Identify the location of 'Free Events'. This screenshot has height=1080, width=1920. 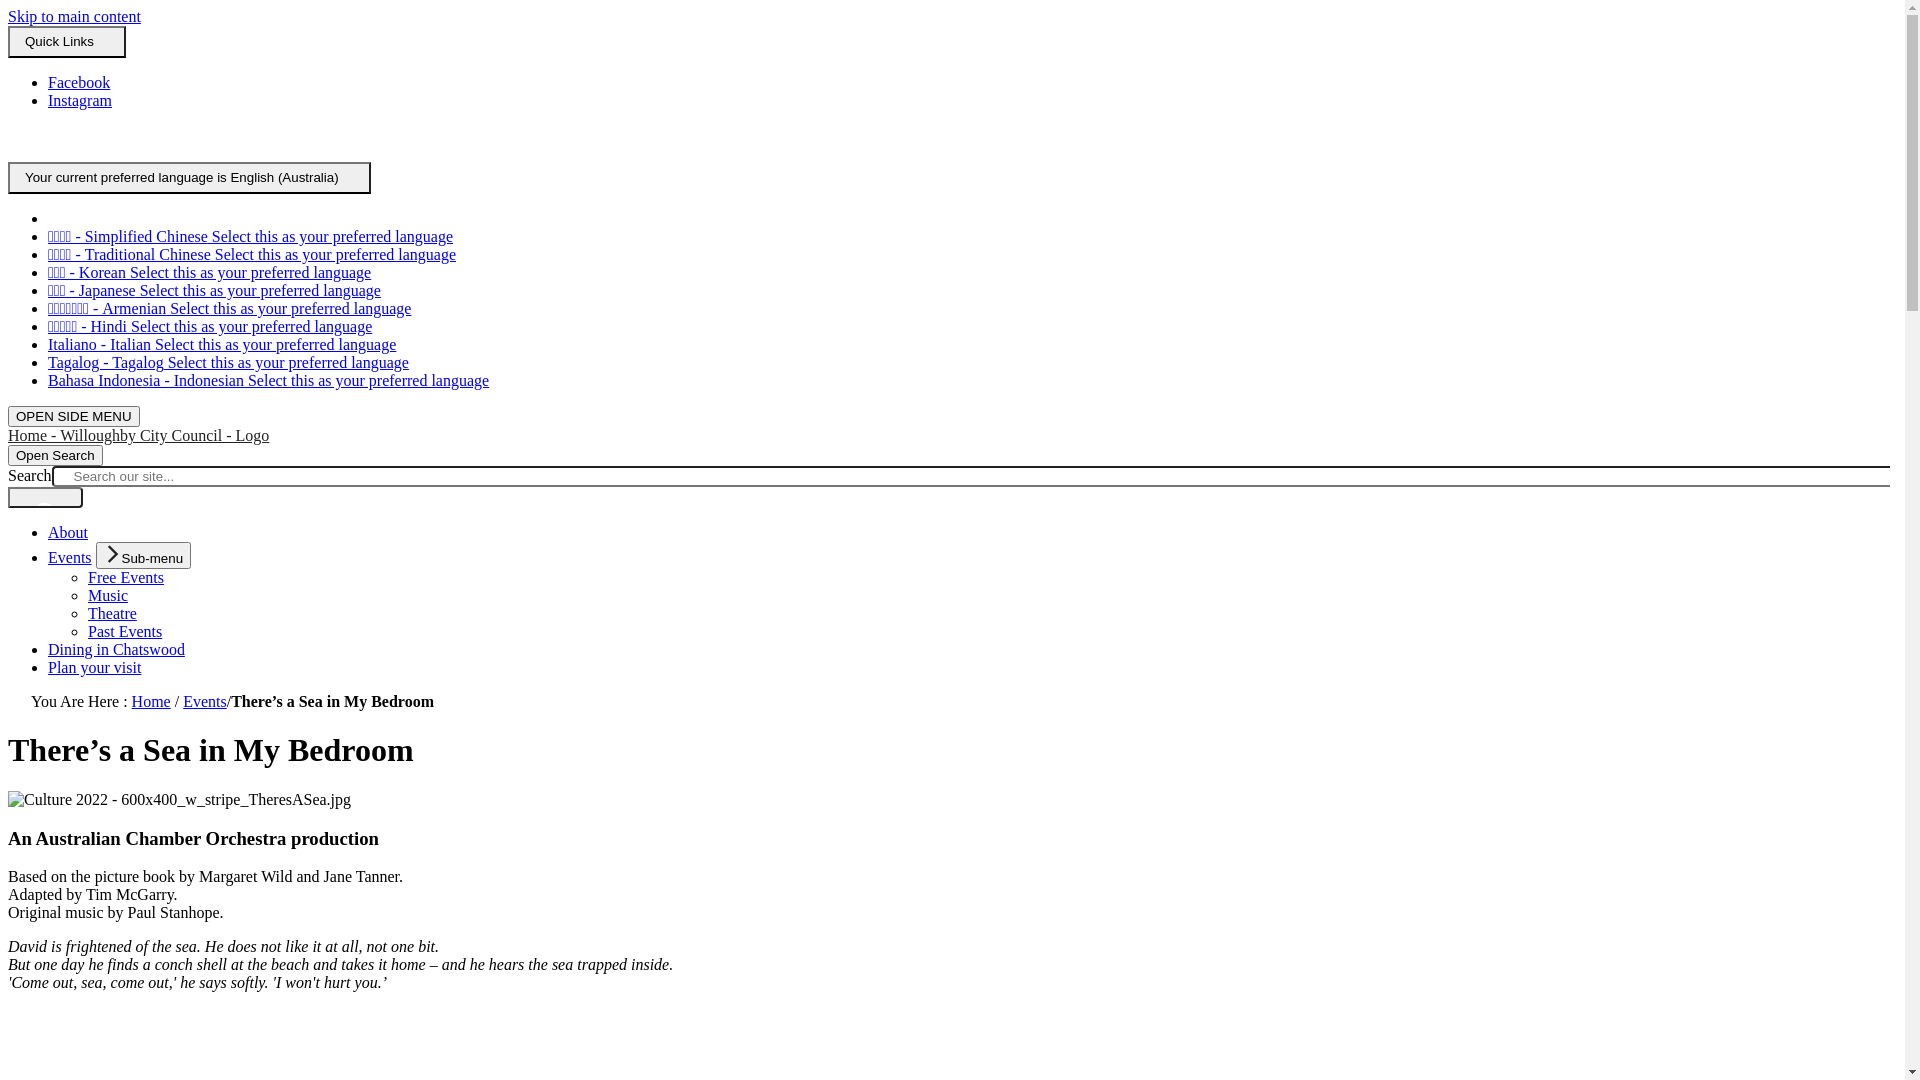
(86, 577).